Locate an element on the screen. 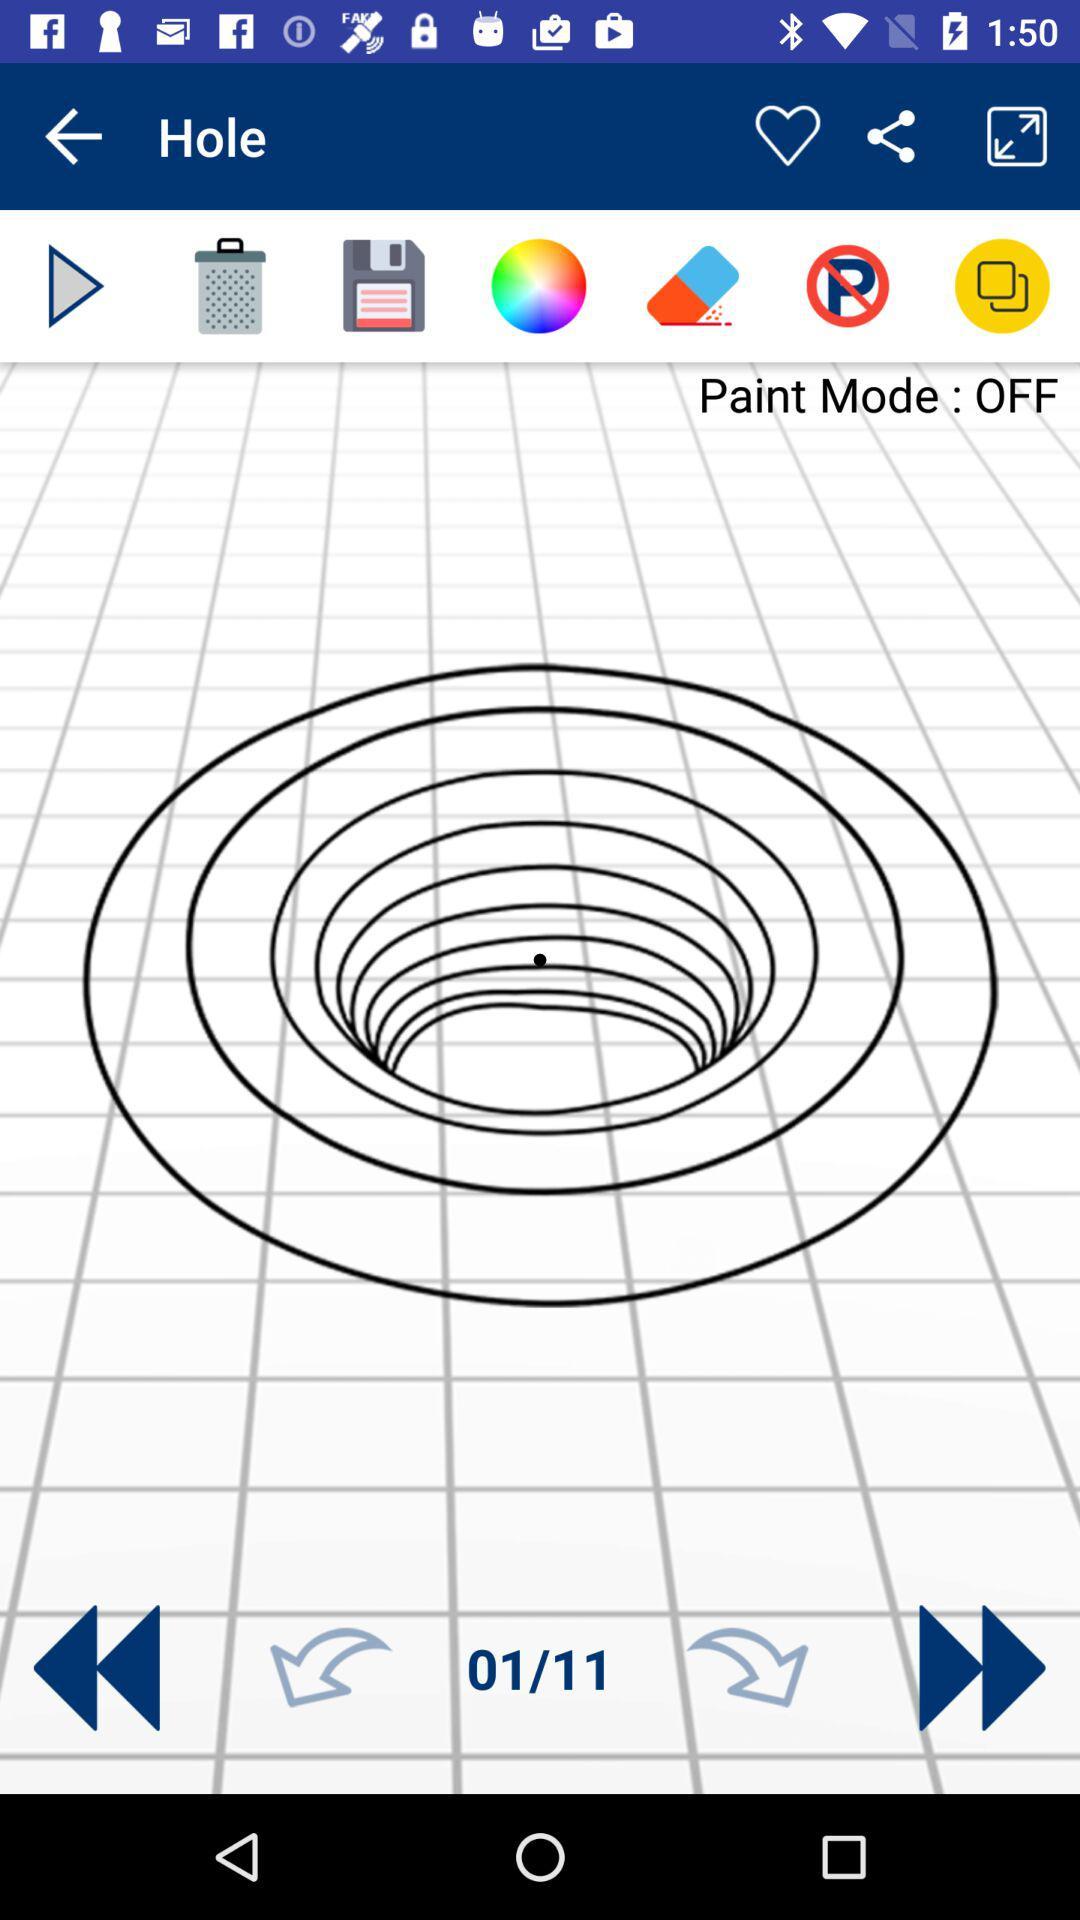 The image size is (1080, 1920). go back is located at coordinates (330, 1668).